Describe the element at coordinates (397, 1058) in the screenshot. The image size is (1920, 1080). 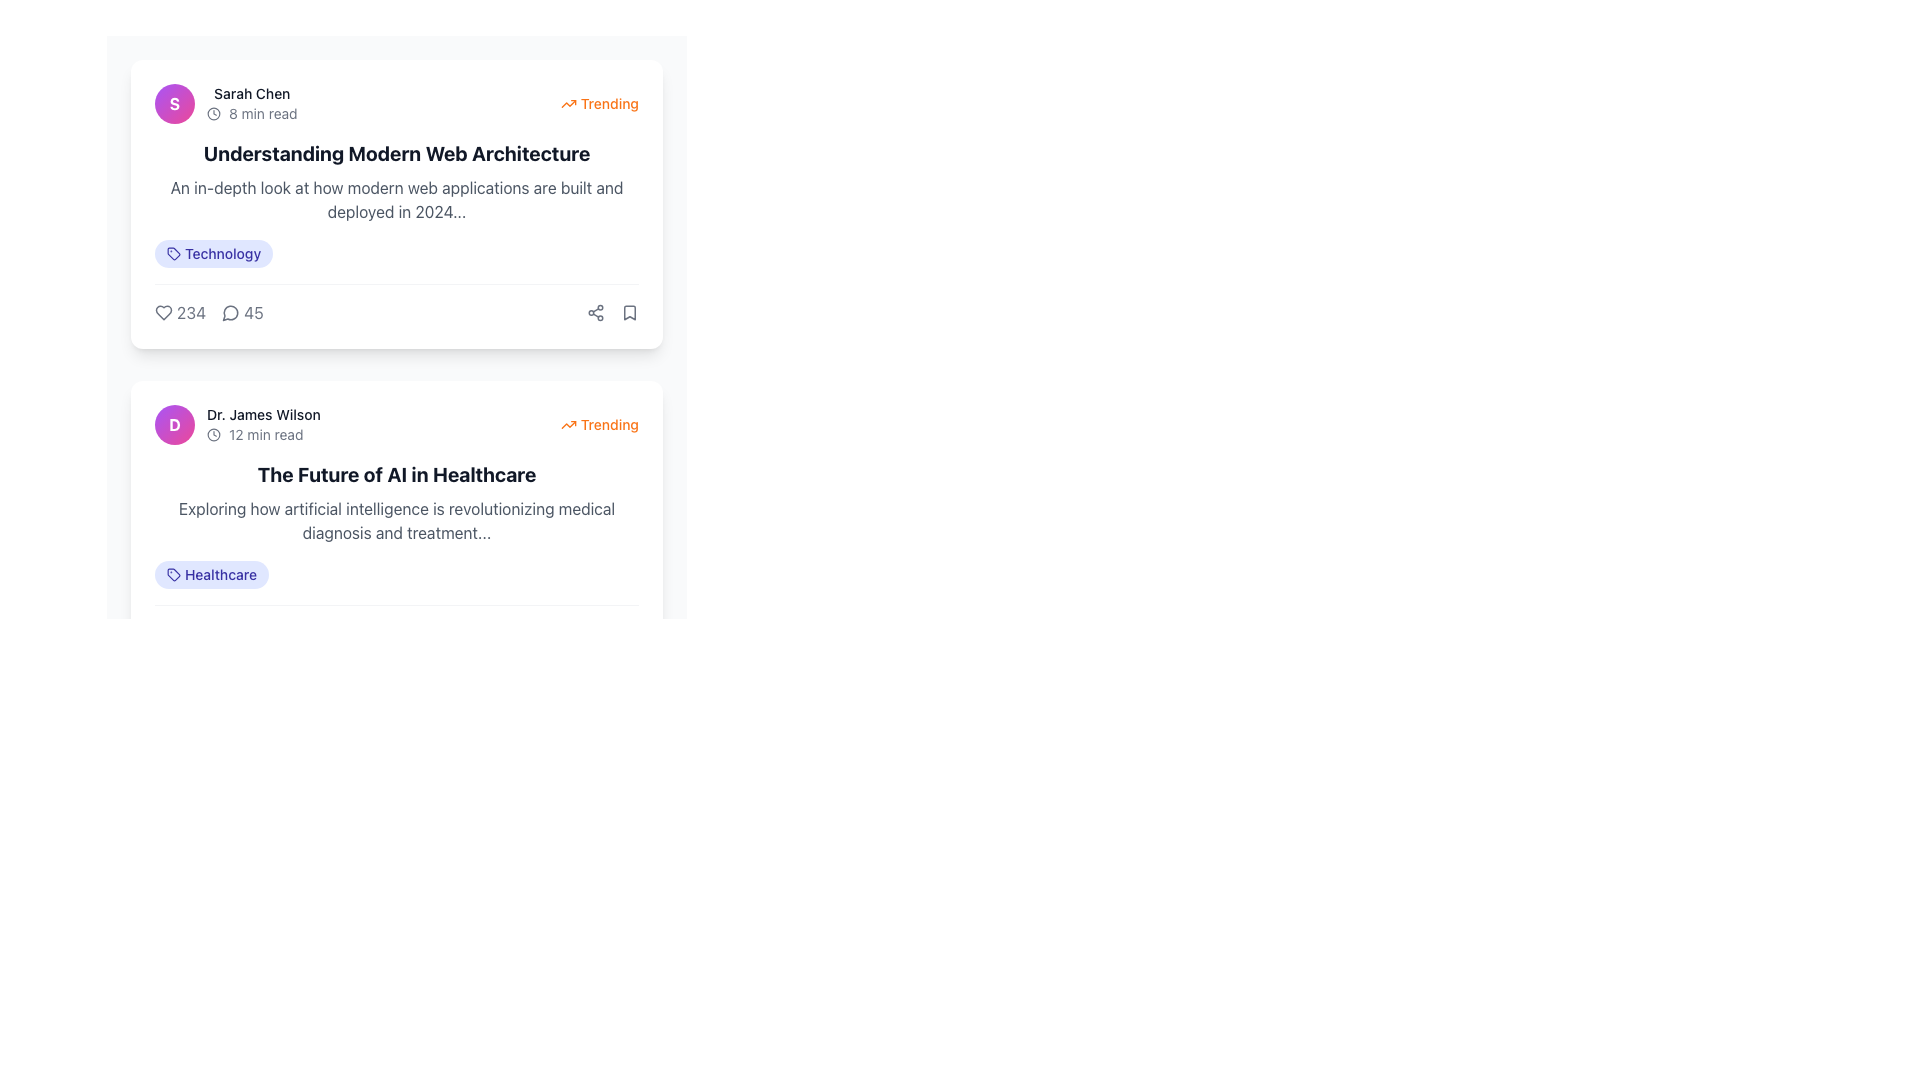
I see `the page navigation button located at the bottom center of the interface` at that location.